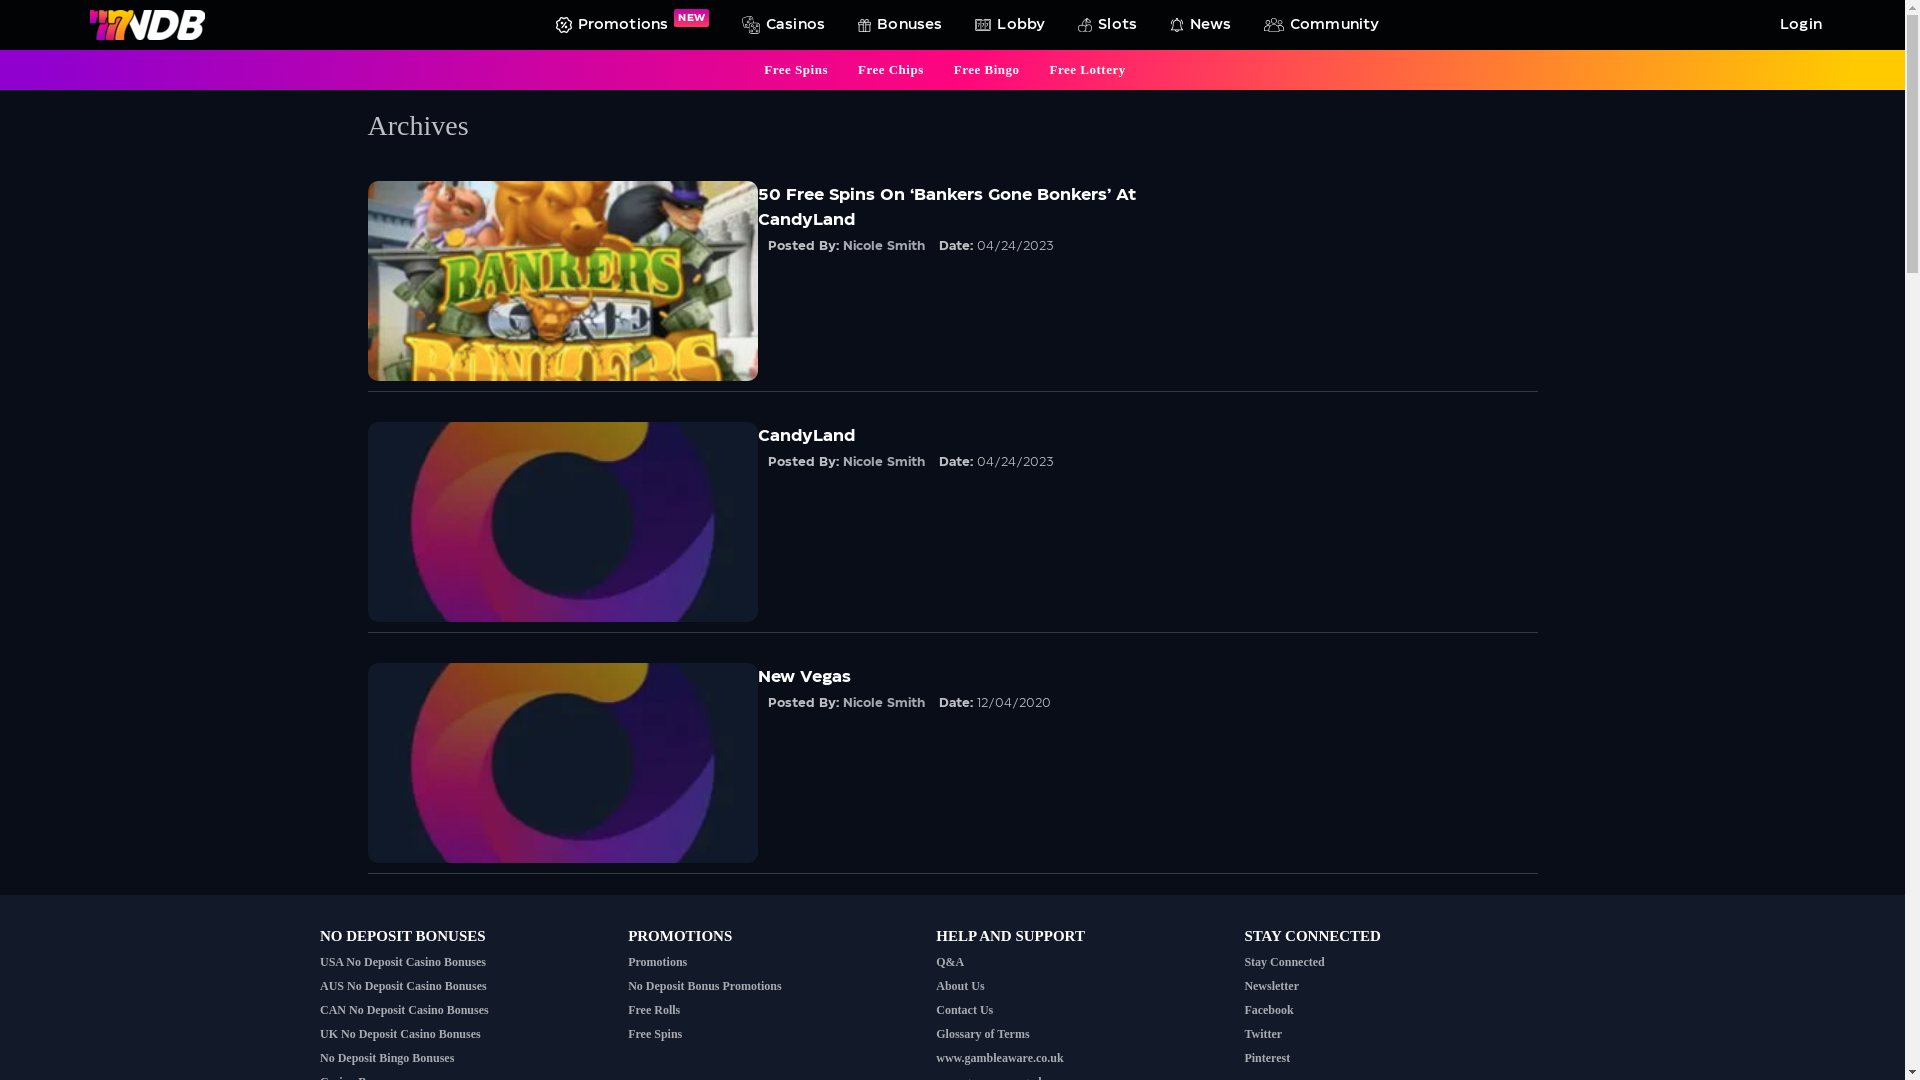 The width and height of the screenshot is (1920, 1080). Describe the element at coordinates (320, 1033) in the screenshot. I see `'UK No Deposit Casino Bonuses'` at that location.